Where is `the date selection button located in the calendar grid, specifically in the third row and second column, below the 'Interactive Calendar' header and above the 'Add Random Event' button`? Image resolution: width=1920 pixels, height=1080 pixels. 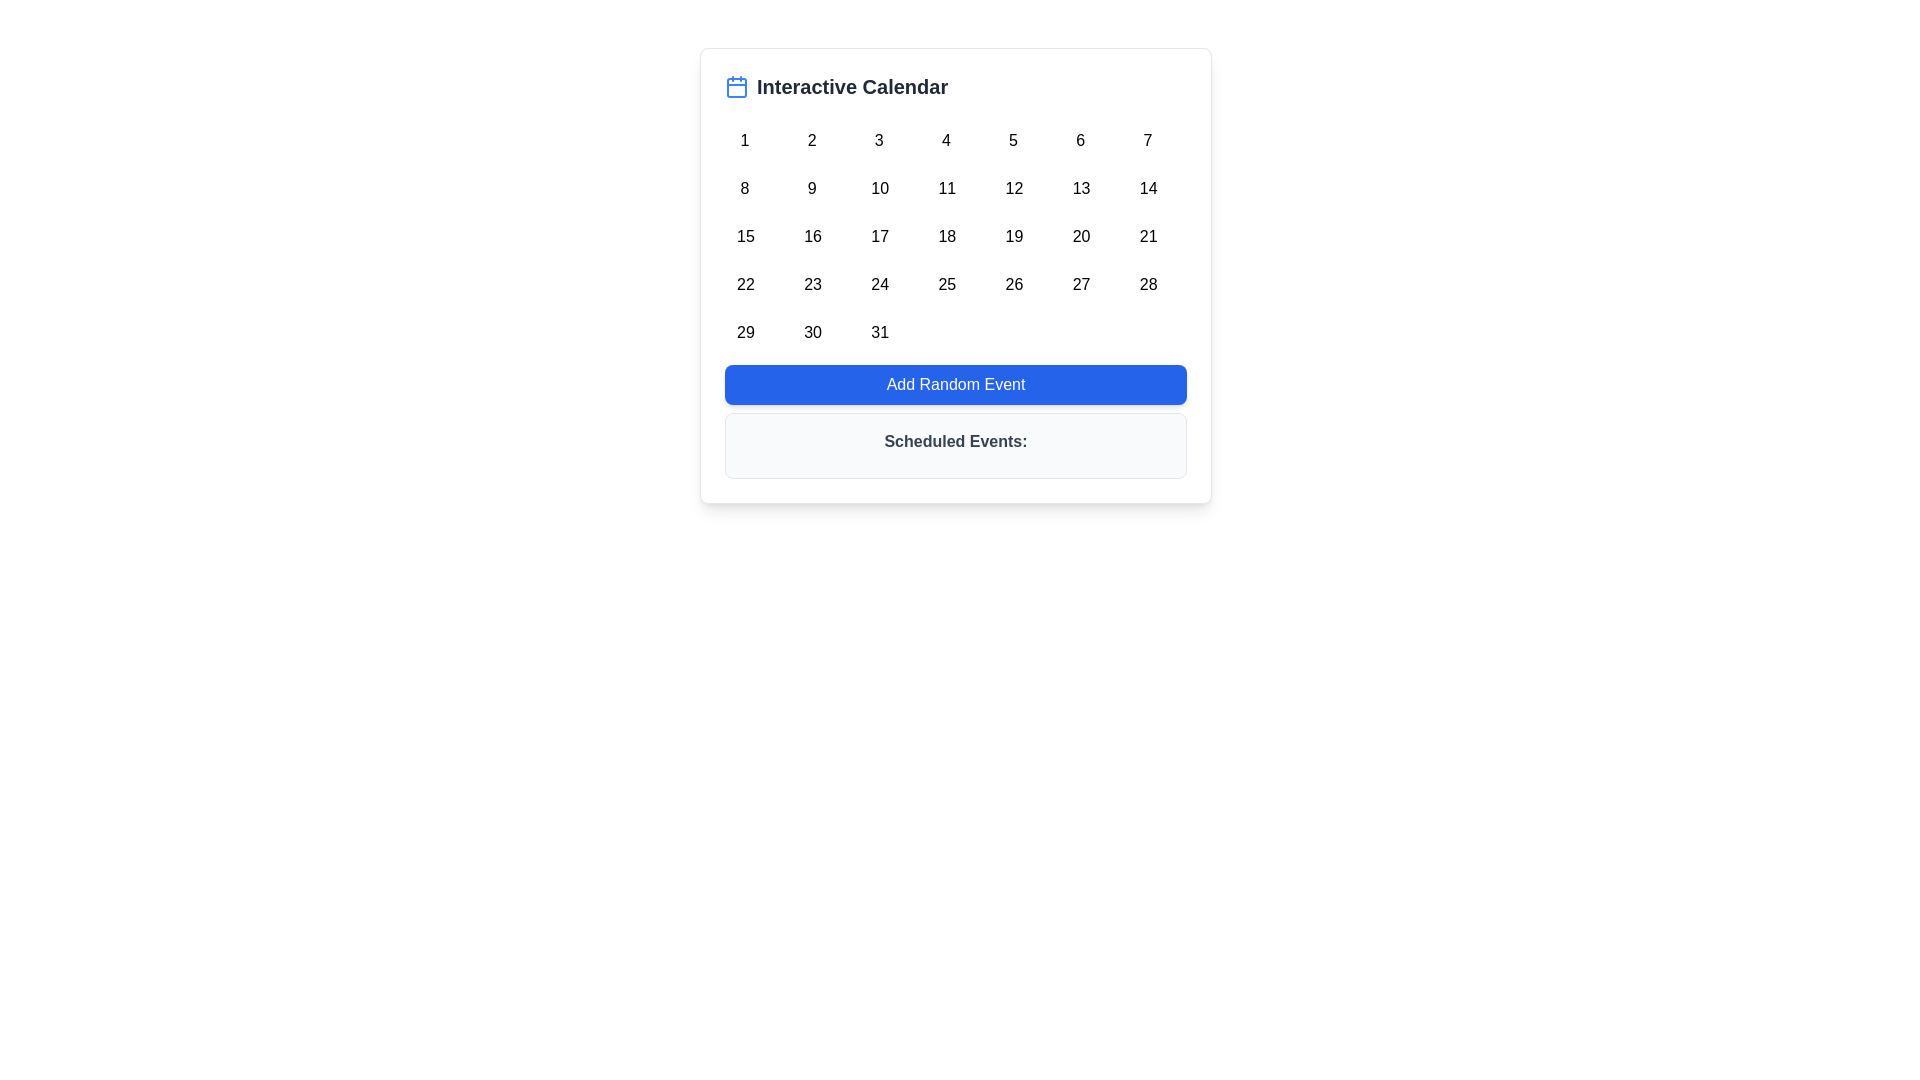 the date selection button located in the calendar grid, specifically in the third row and second column, below the 'Interactive Calendar' header and above the 'Add Random Event' button is located at coordinates (812, 231).